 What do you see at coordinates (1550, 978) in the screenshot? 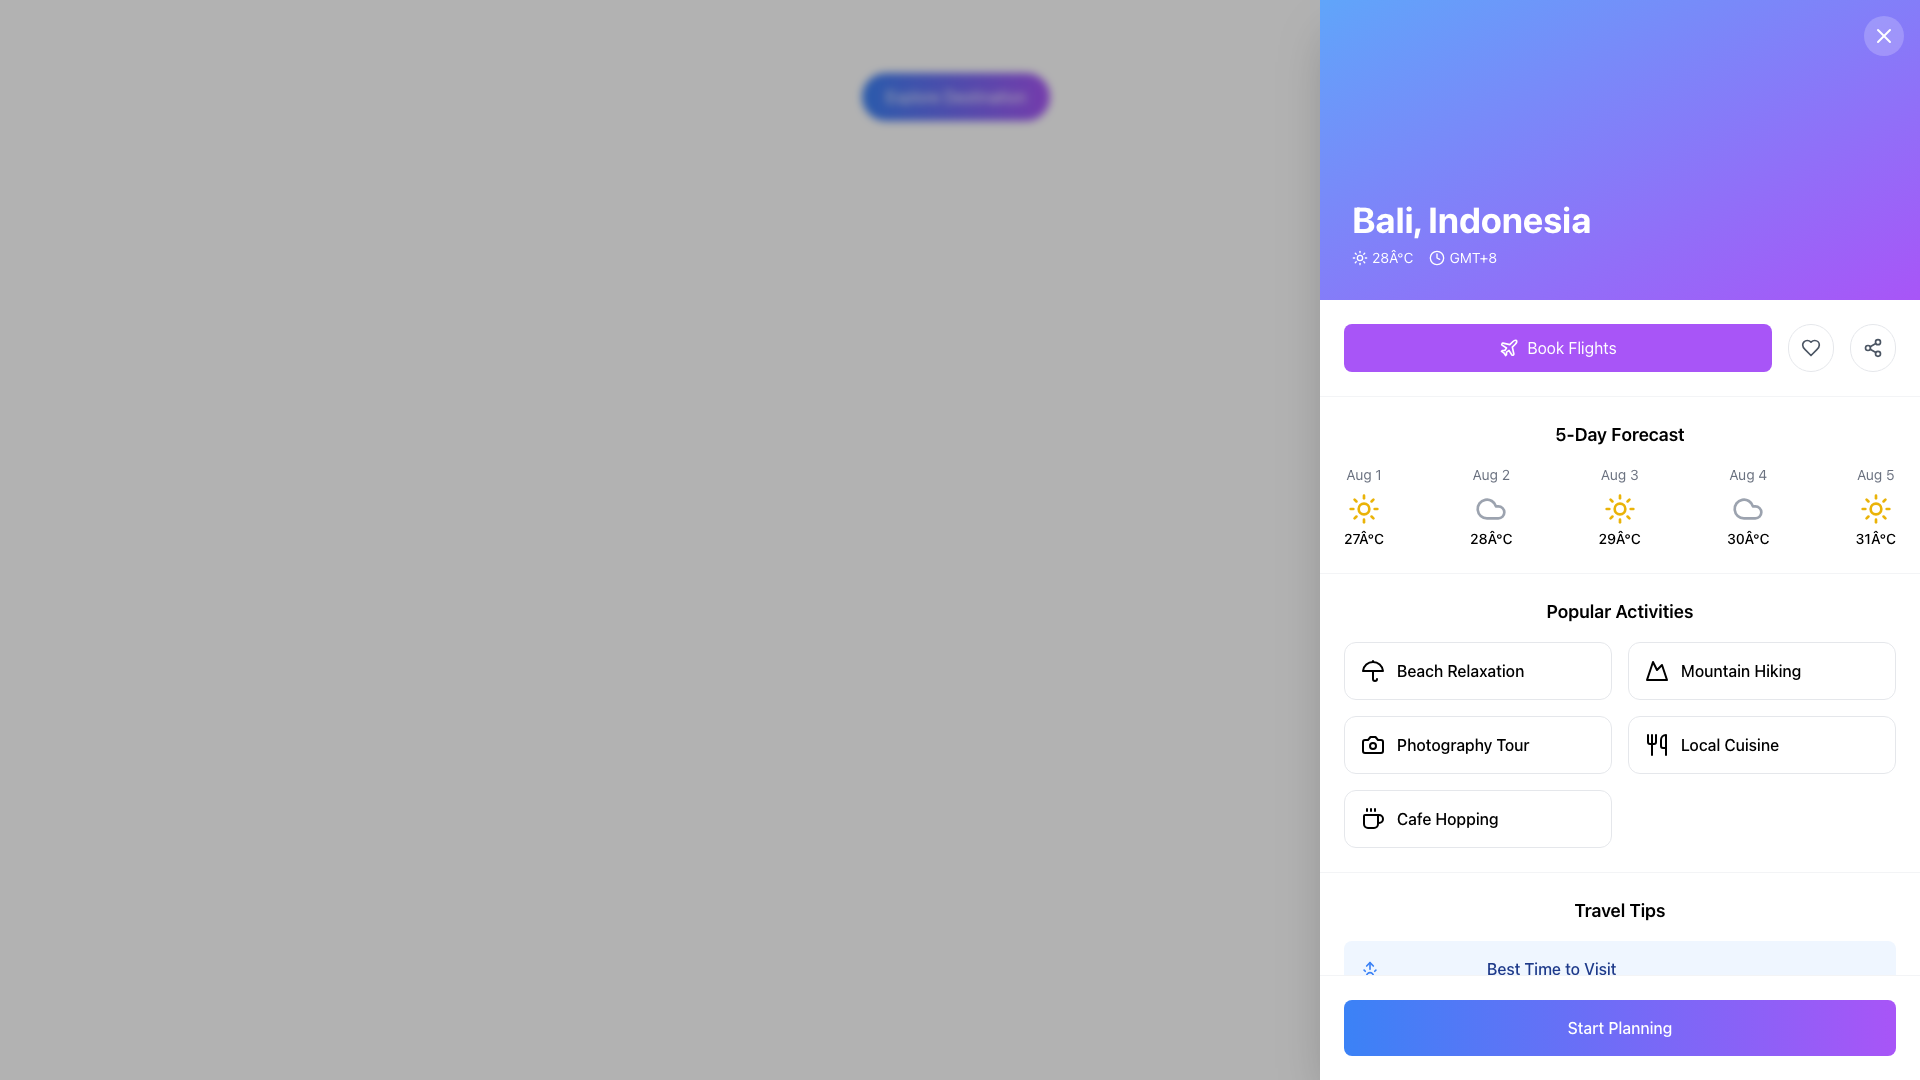
I see `the informational text block with the bolded text 'Best Time to Visit' in the Travel Tips section` at bounding box center [1550, 978].